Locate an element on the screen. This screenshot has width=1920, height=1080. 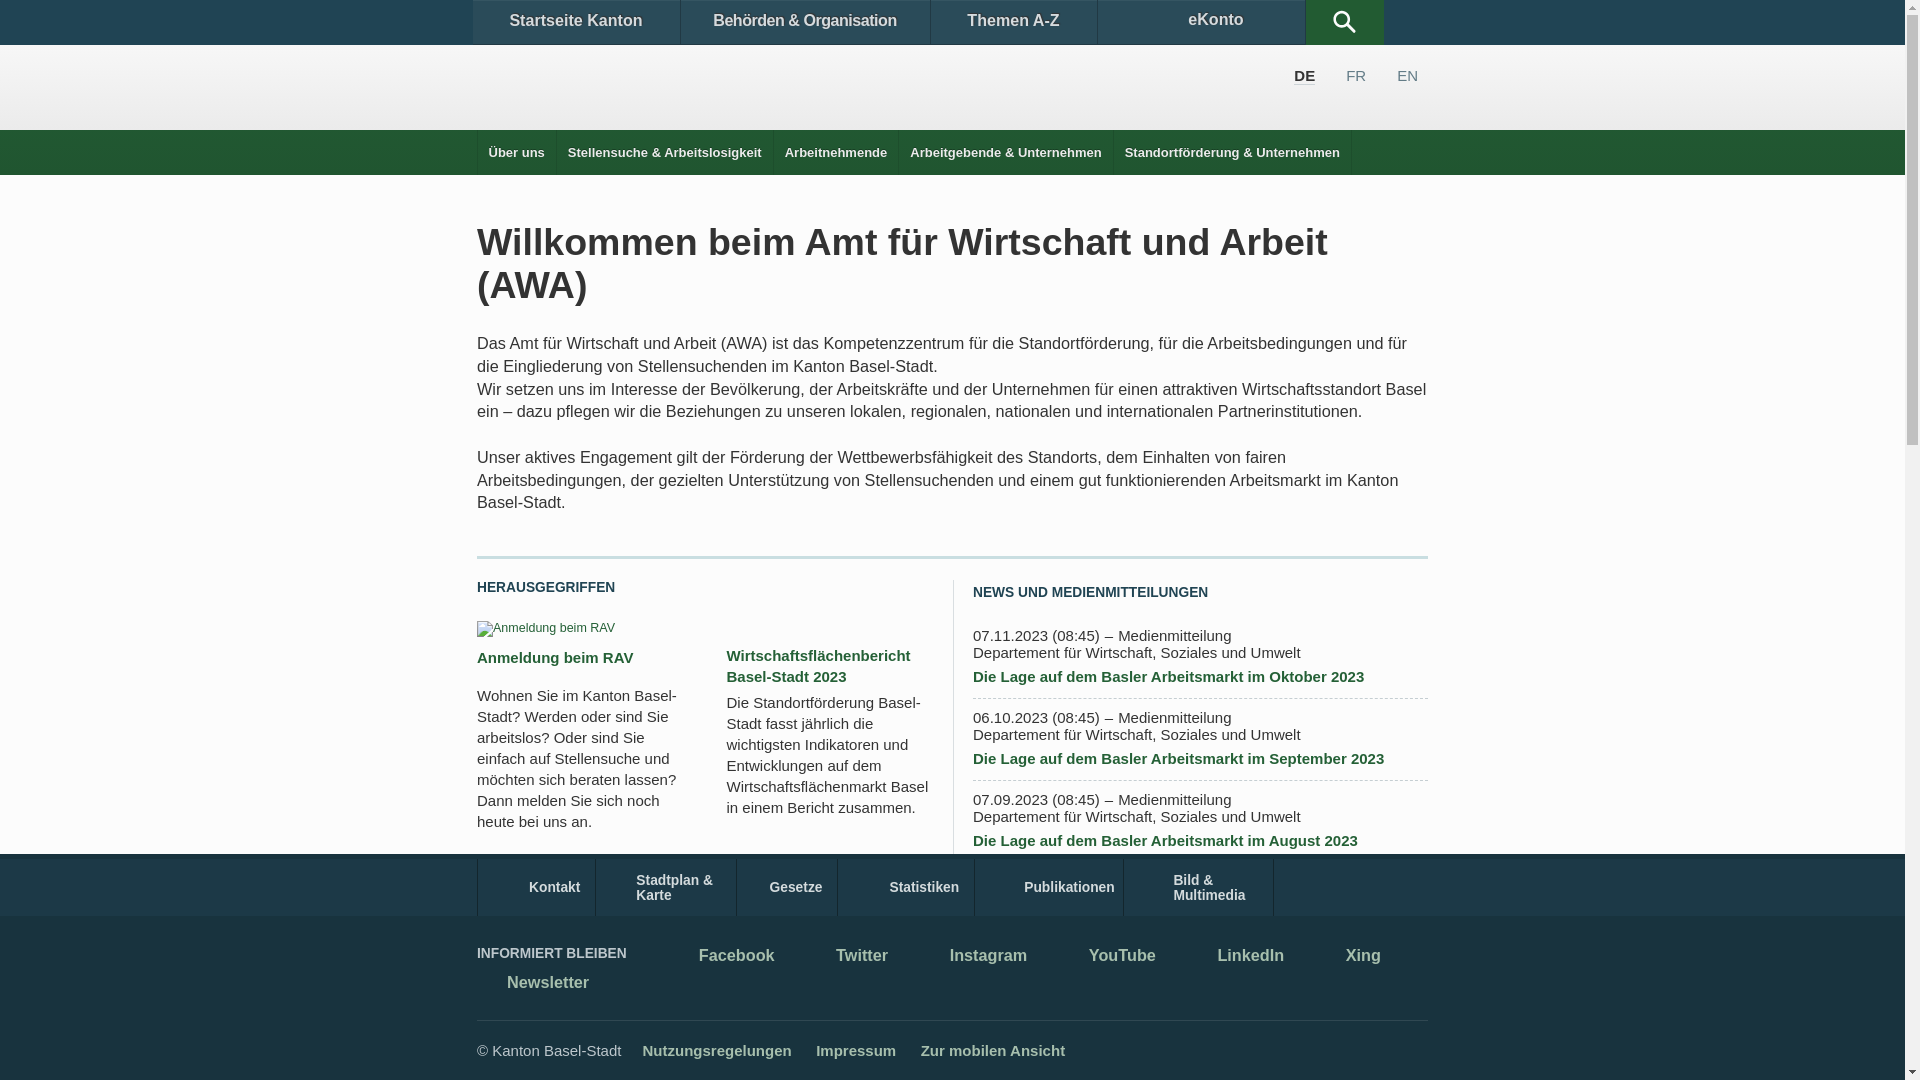
'Themen A-Z' is located at coordinates (1012, 22).